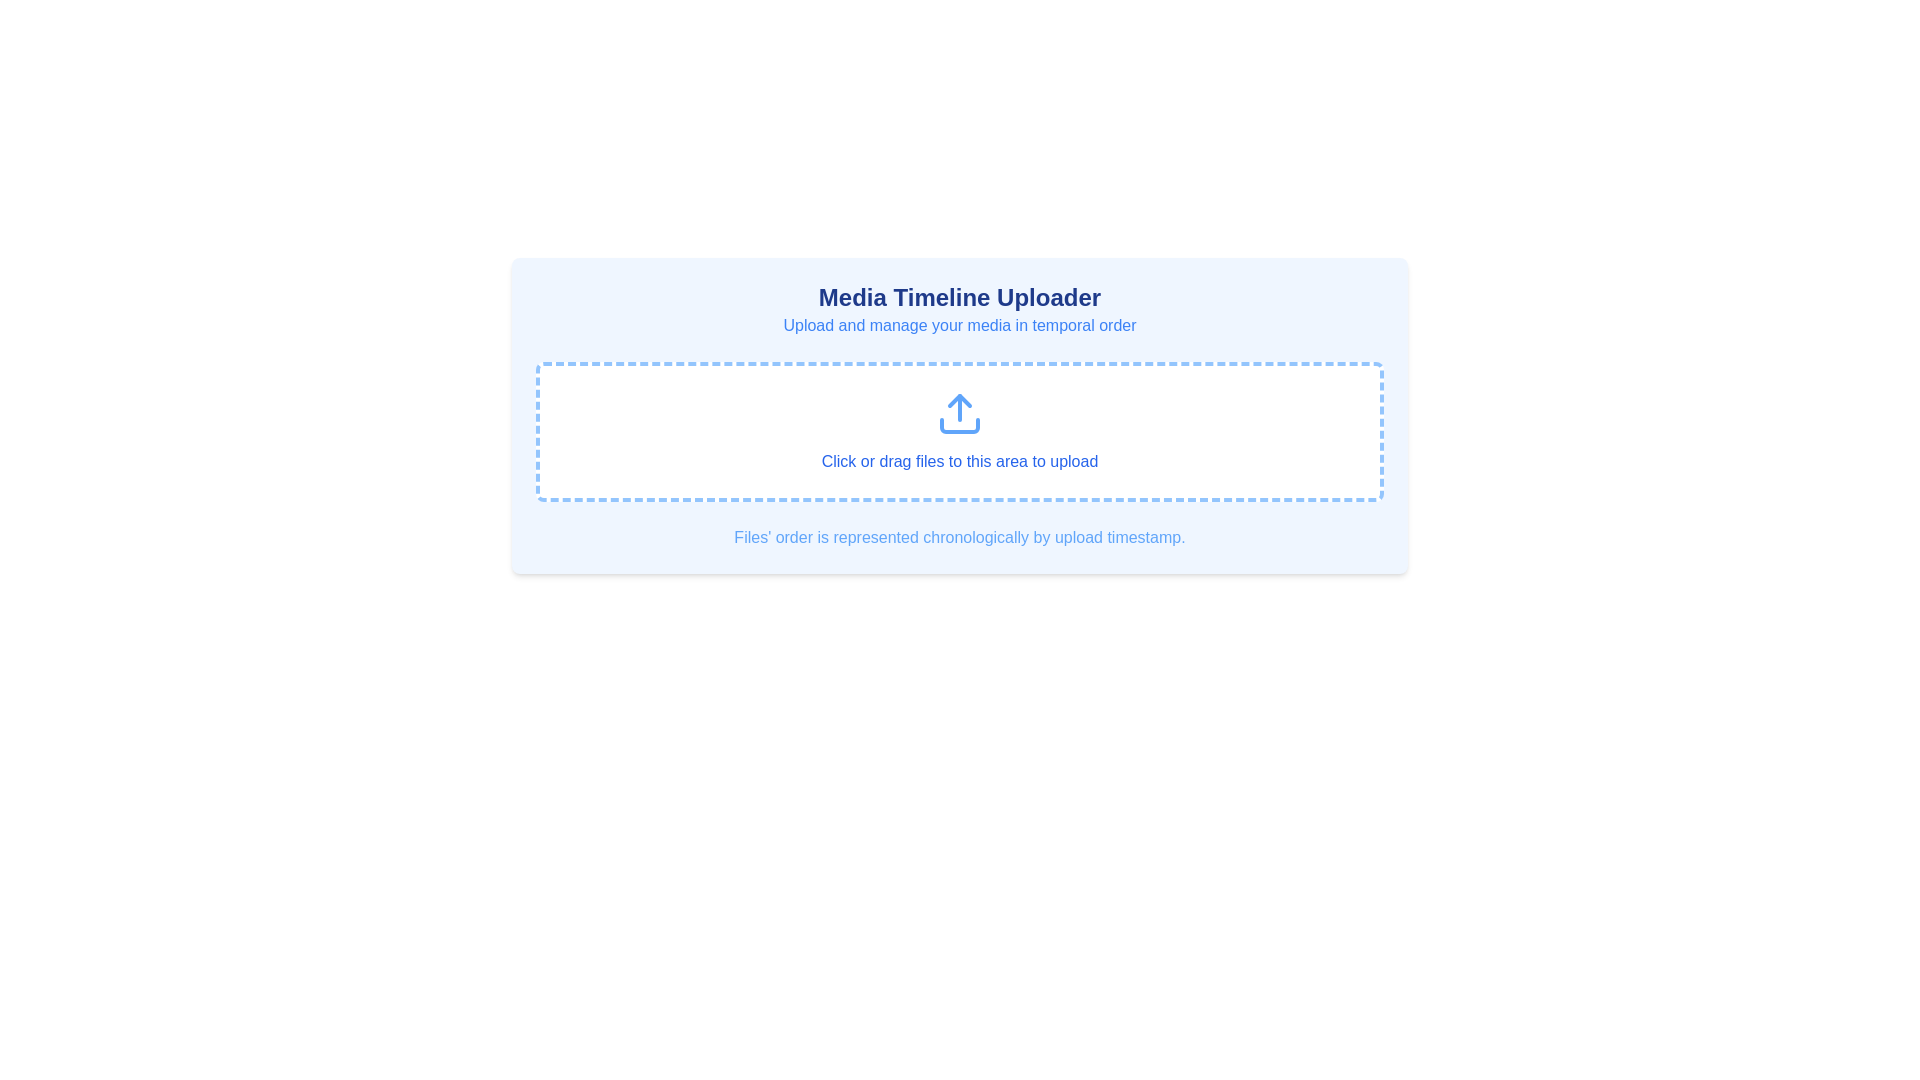 The width and height of the screenshot is (1920, 1080). What do you see at coordinates (960, 401) in the screenshot?
I see `the filled blue upward arrow graphic element located within the outlined upload icon in the middle section of the upload area` at bounding box center [960, 401].